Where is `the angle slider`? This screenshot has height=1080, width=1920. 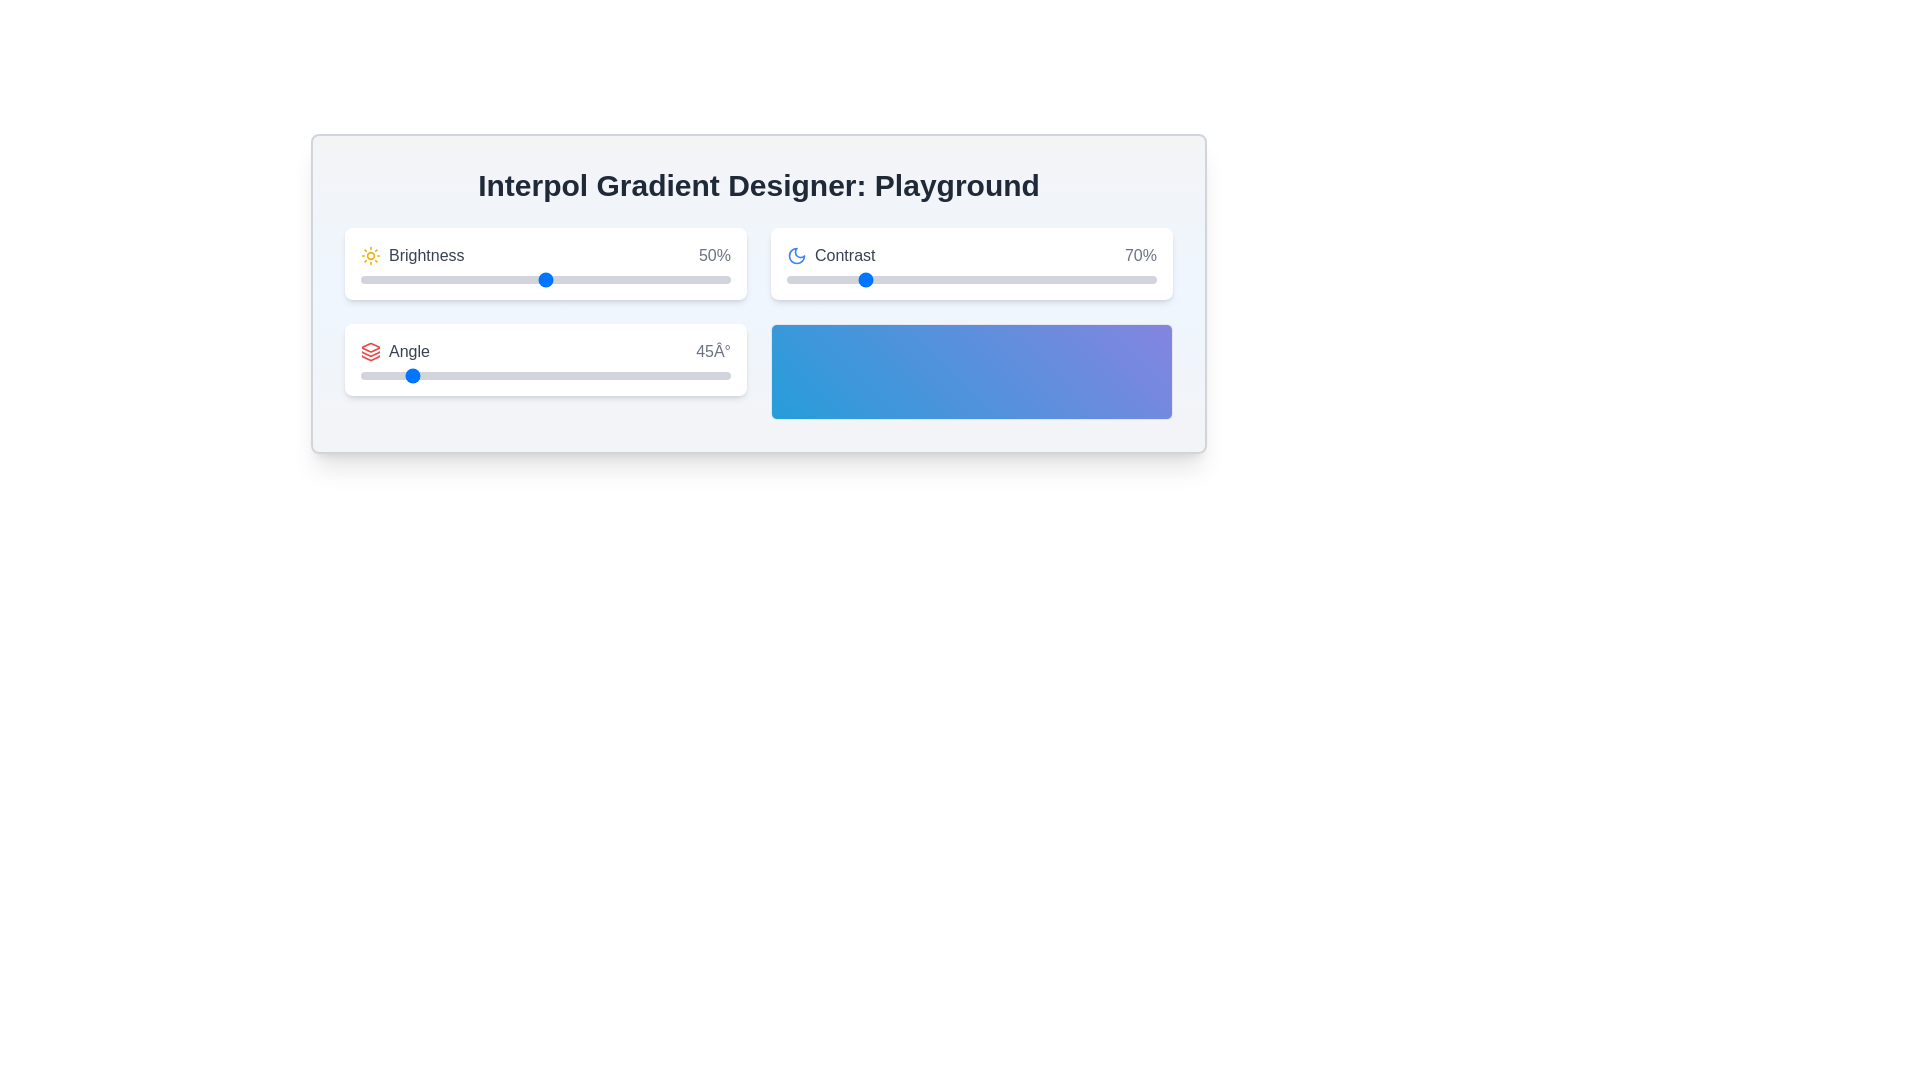 the angle slider is located at coordinates (521, 375).